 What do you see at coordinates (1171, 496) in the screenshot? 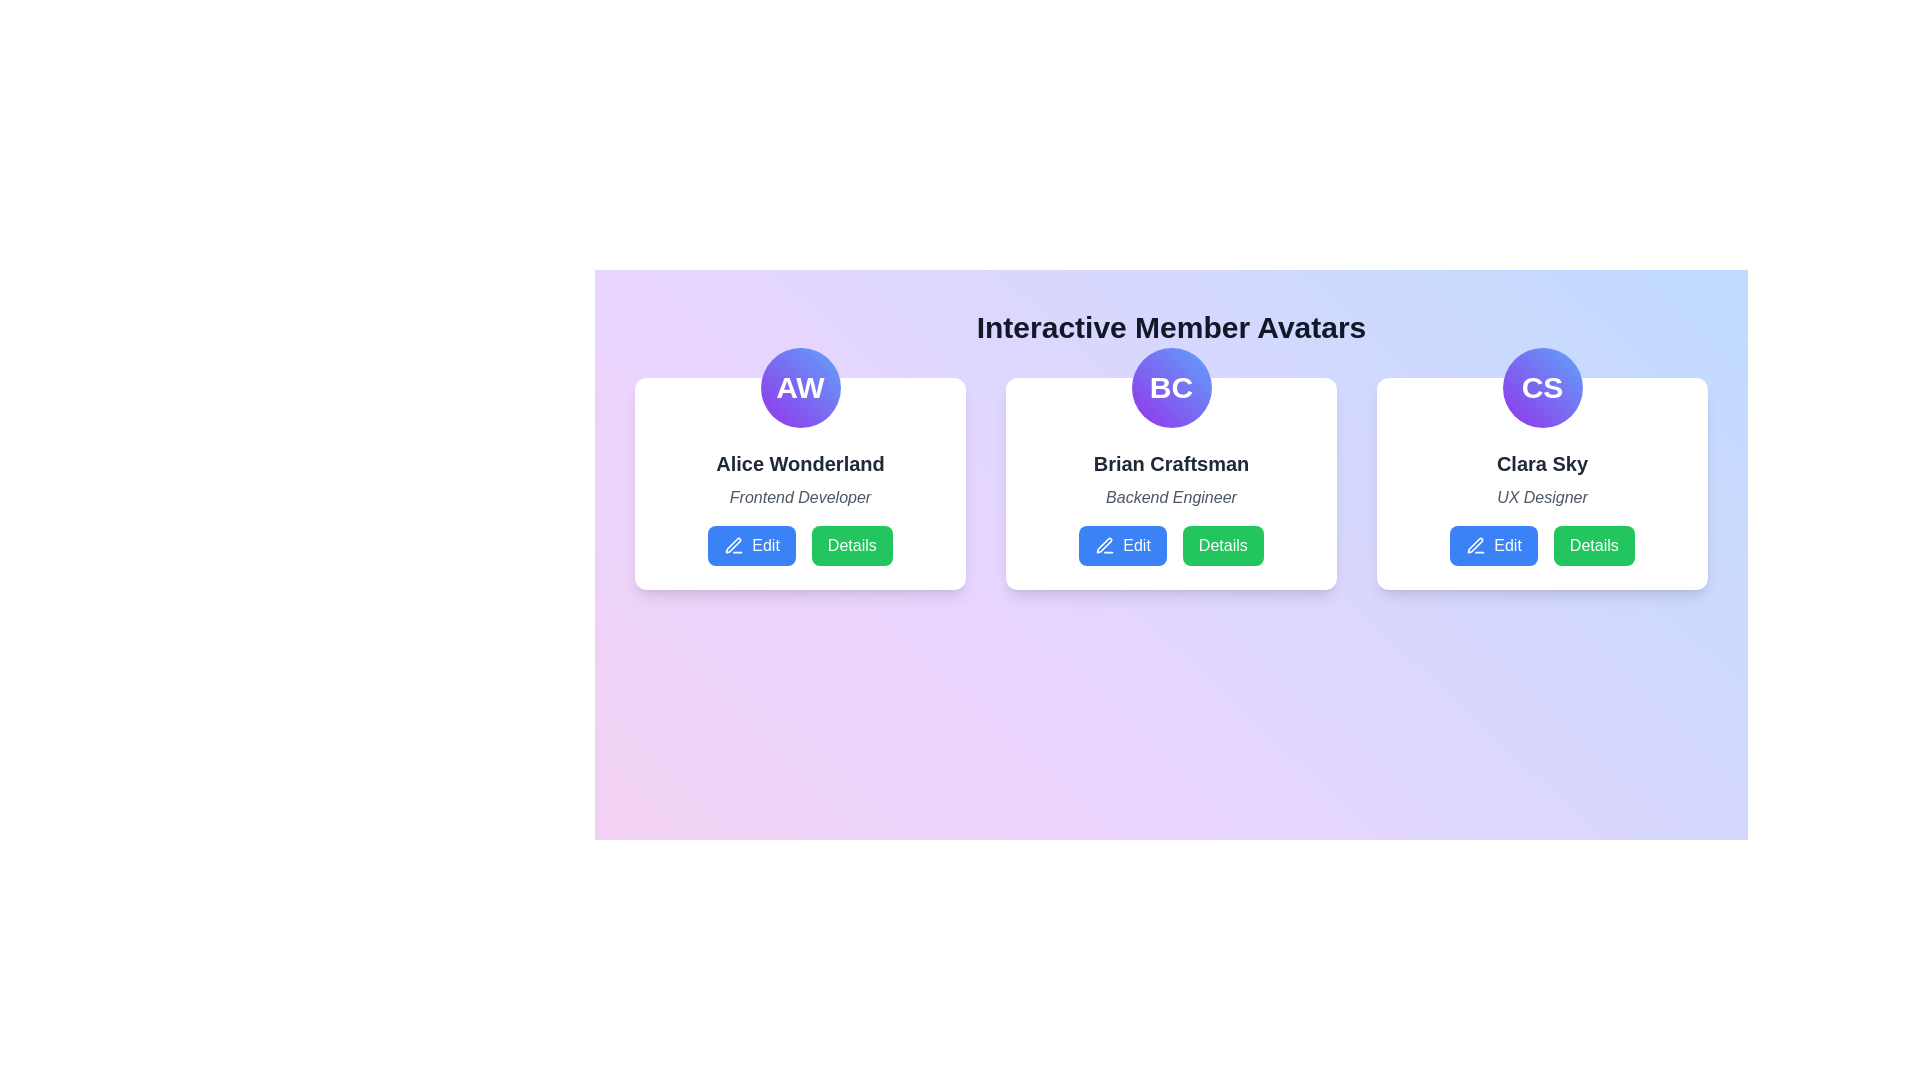
I see `the text label indicating the professional role or title, which reads 'Backend Engineer', positioned below the name 'Brian Craftsman'` at bounding box center [1171, 496].